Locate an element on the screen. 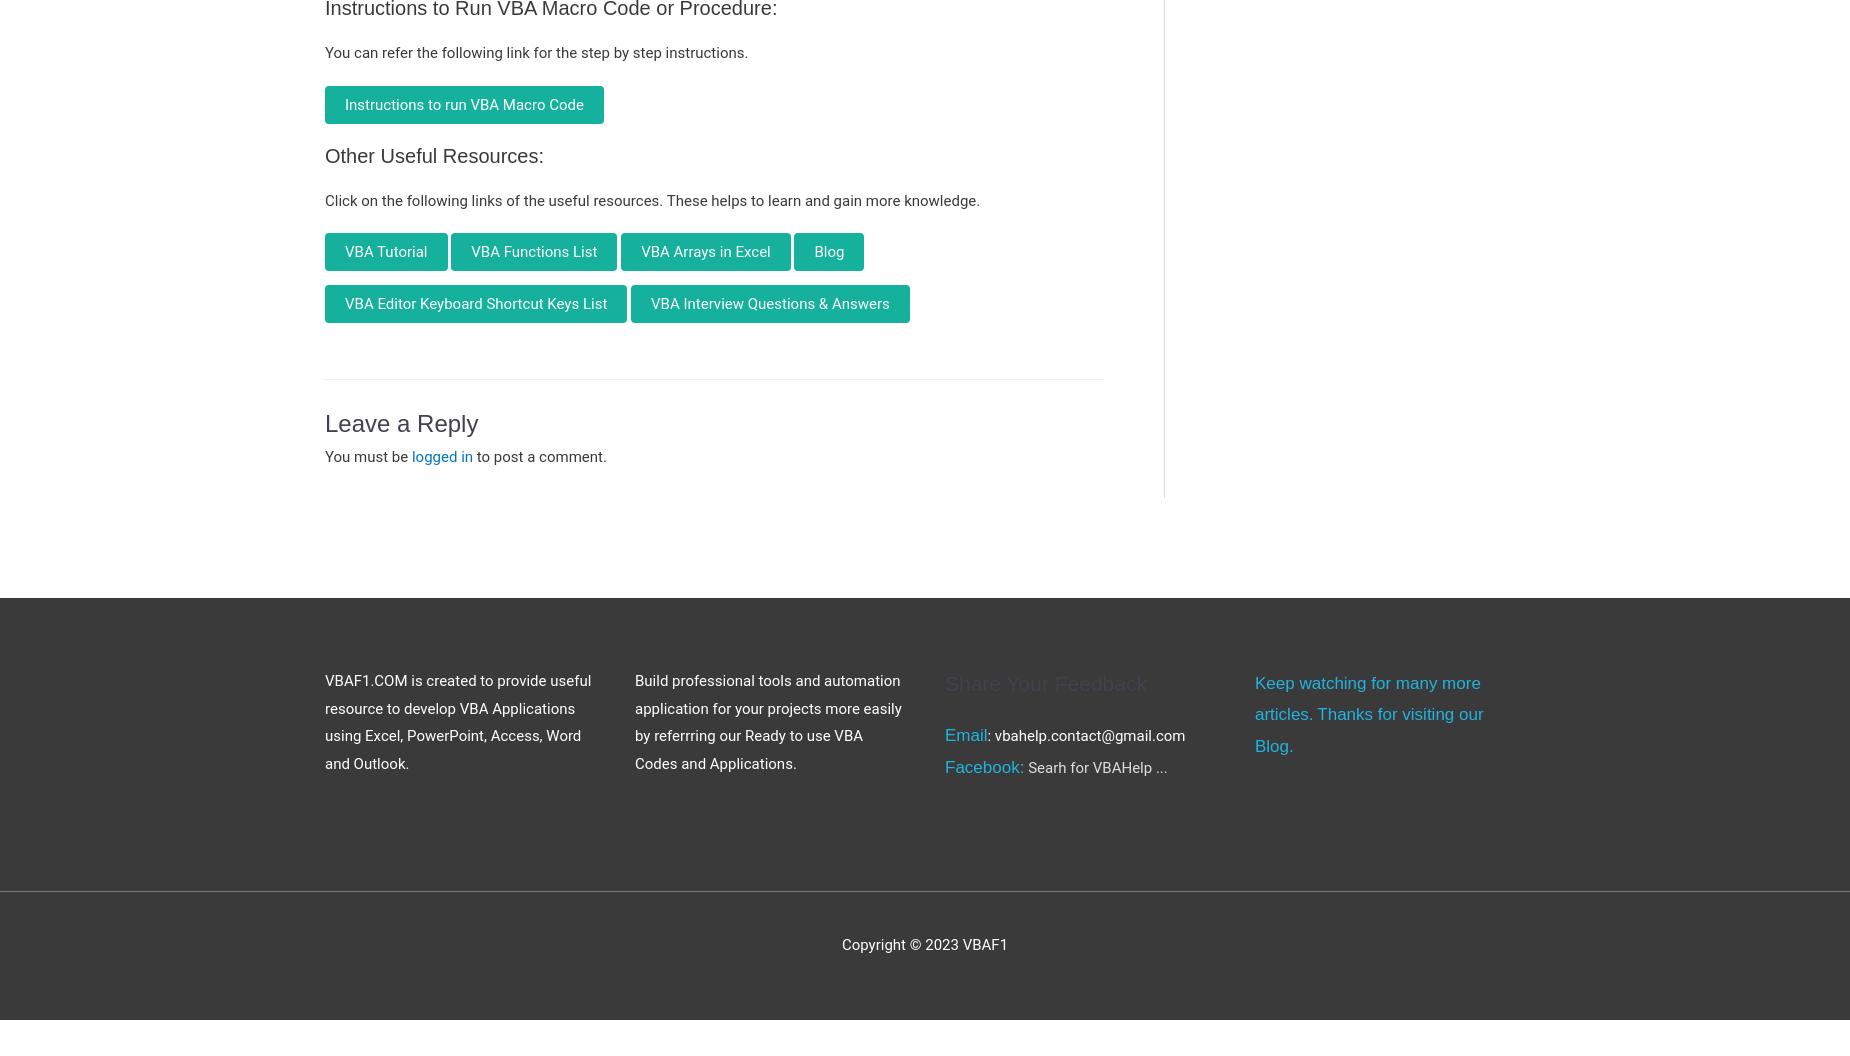 The height and width of the screenshot is (1056, 1850). 'Leave a Reply' is located at coordinates (324, 423).